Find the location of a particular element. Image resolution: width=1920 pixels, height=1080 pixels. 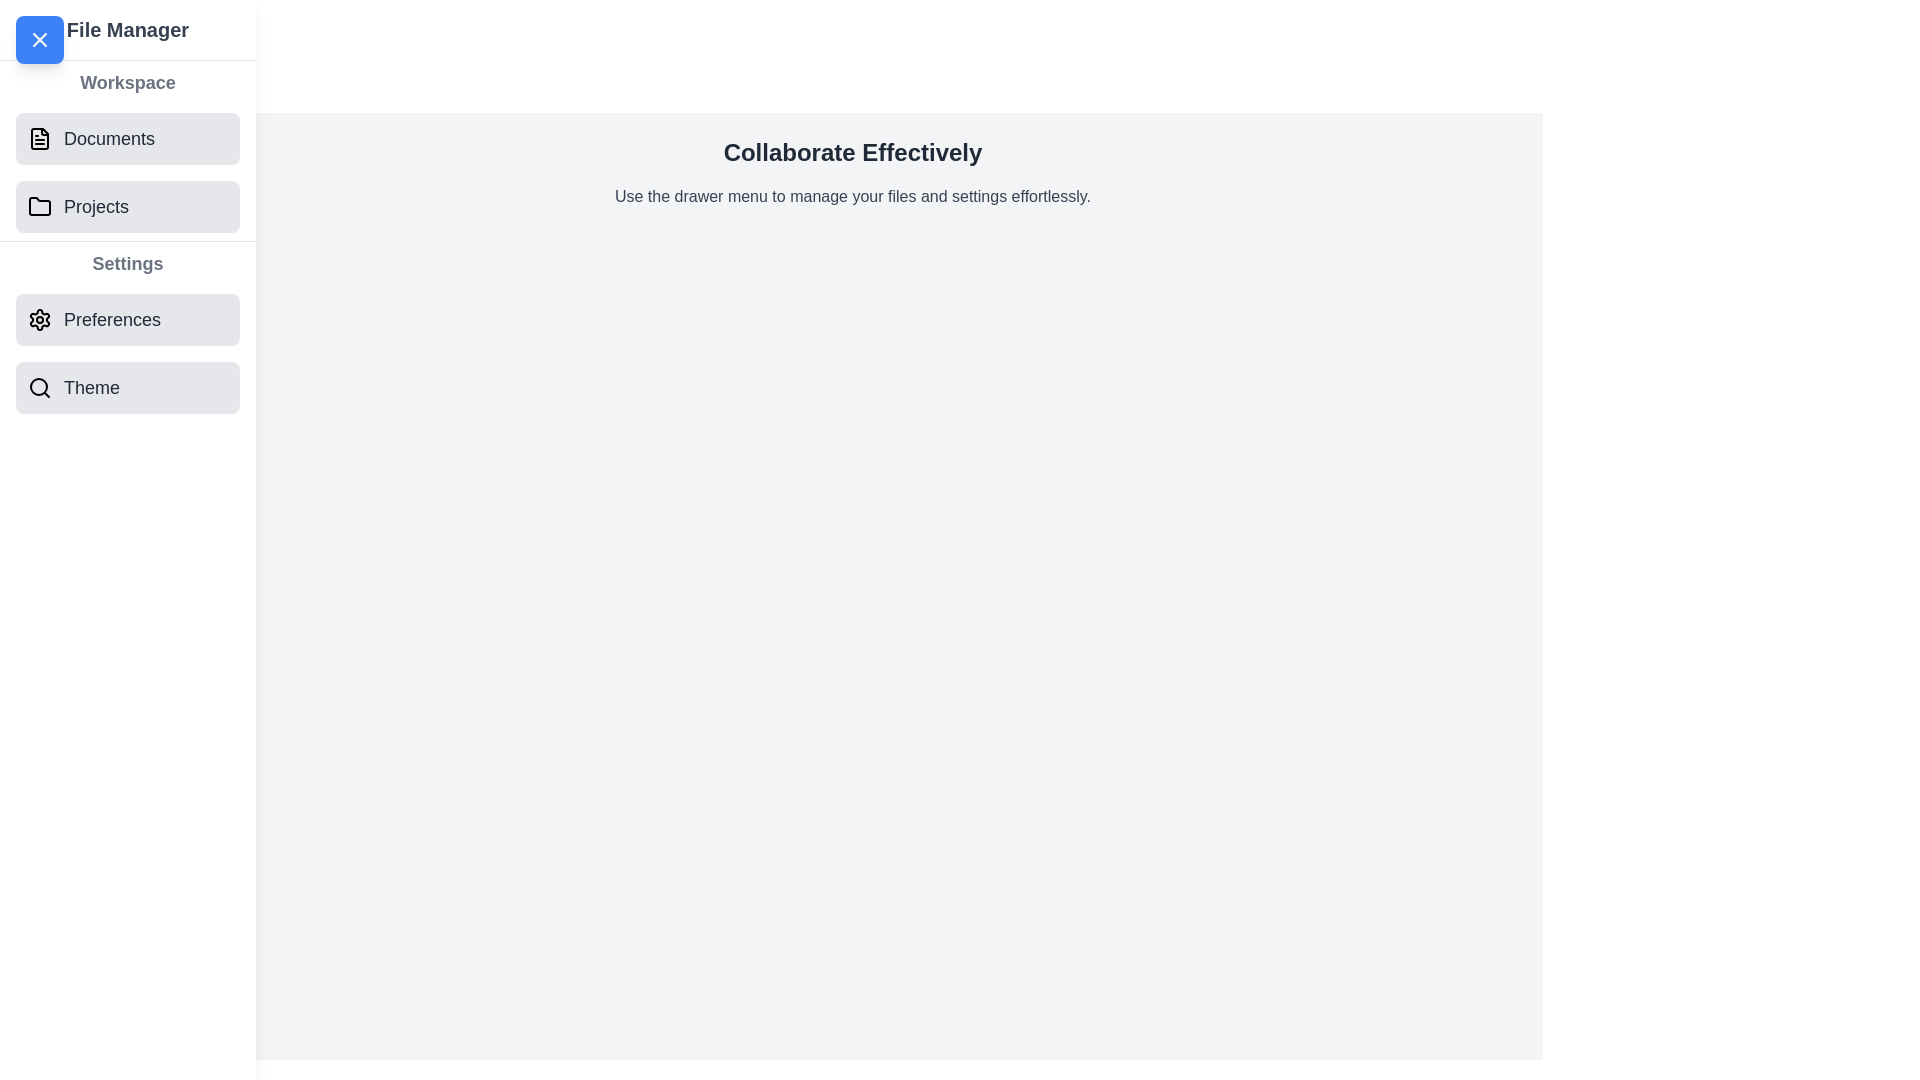

the toggle button to toggle the drawer visibility is located at coordinates (39, 39).